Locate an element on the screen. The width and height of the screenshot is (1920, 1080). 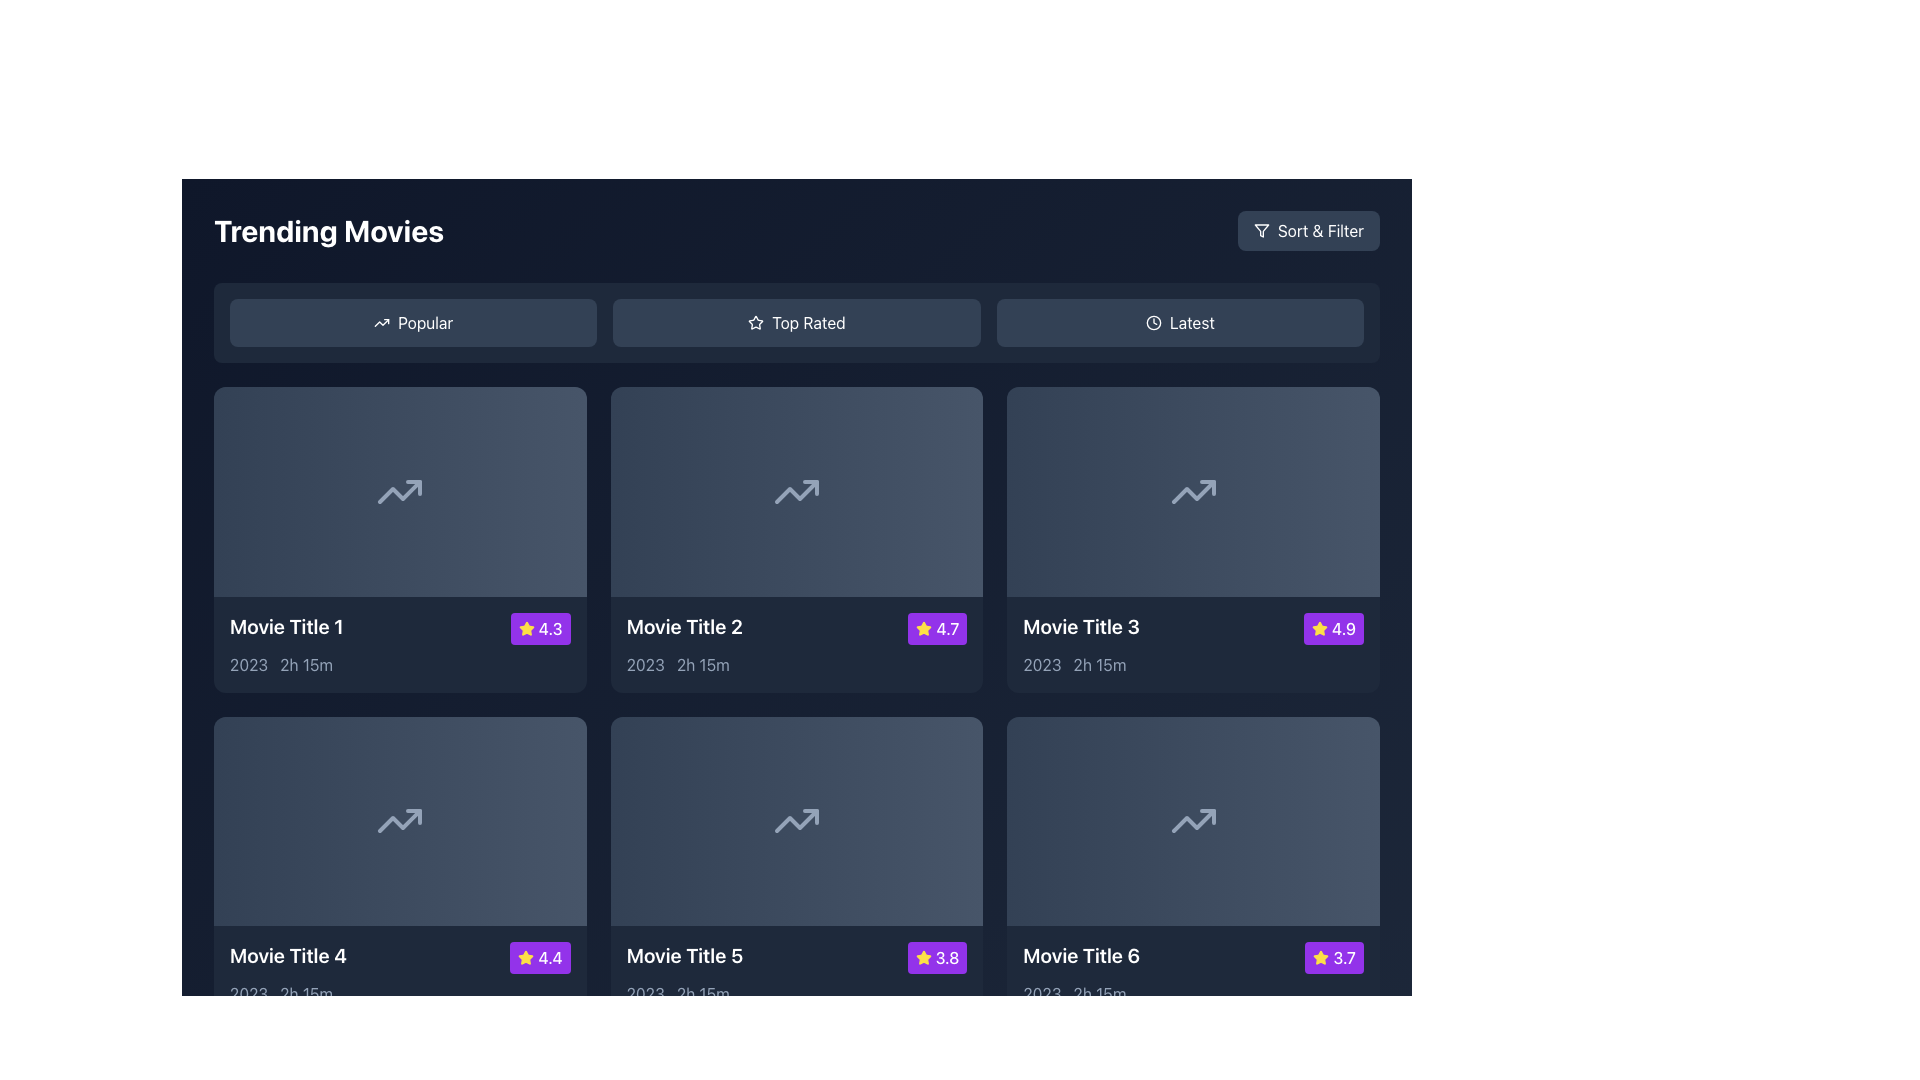
the text label displaying '2h 15m', which is formatted in a light gray sans-serif font against a dark background, located below the 'Movie Title 5' section is located at coordinates (703, 994).